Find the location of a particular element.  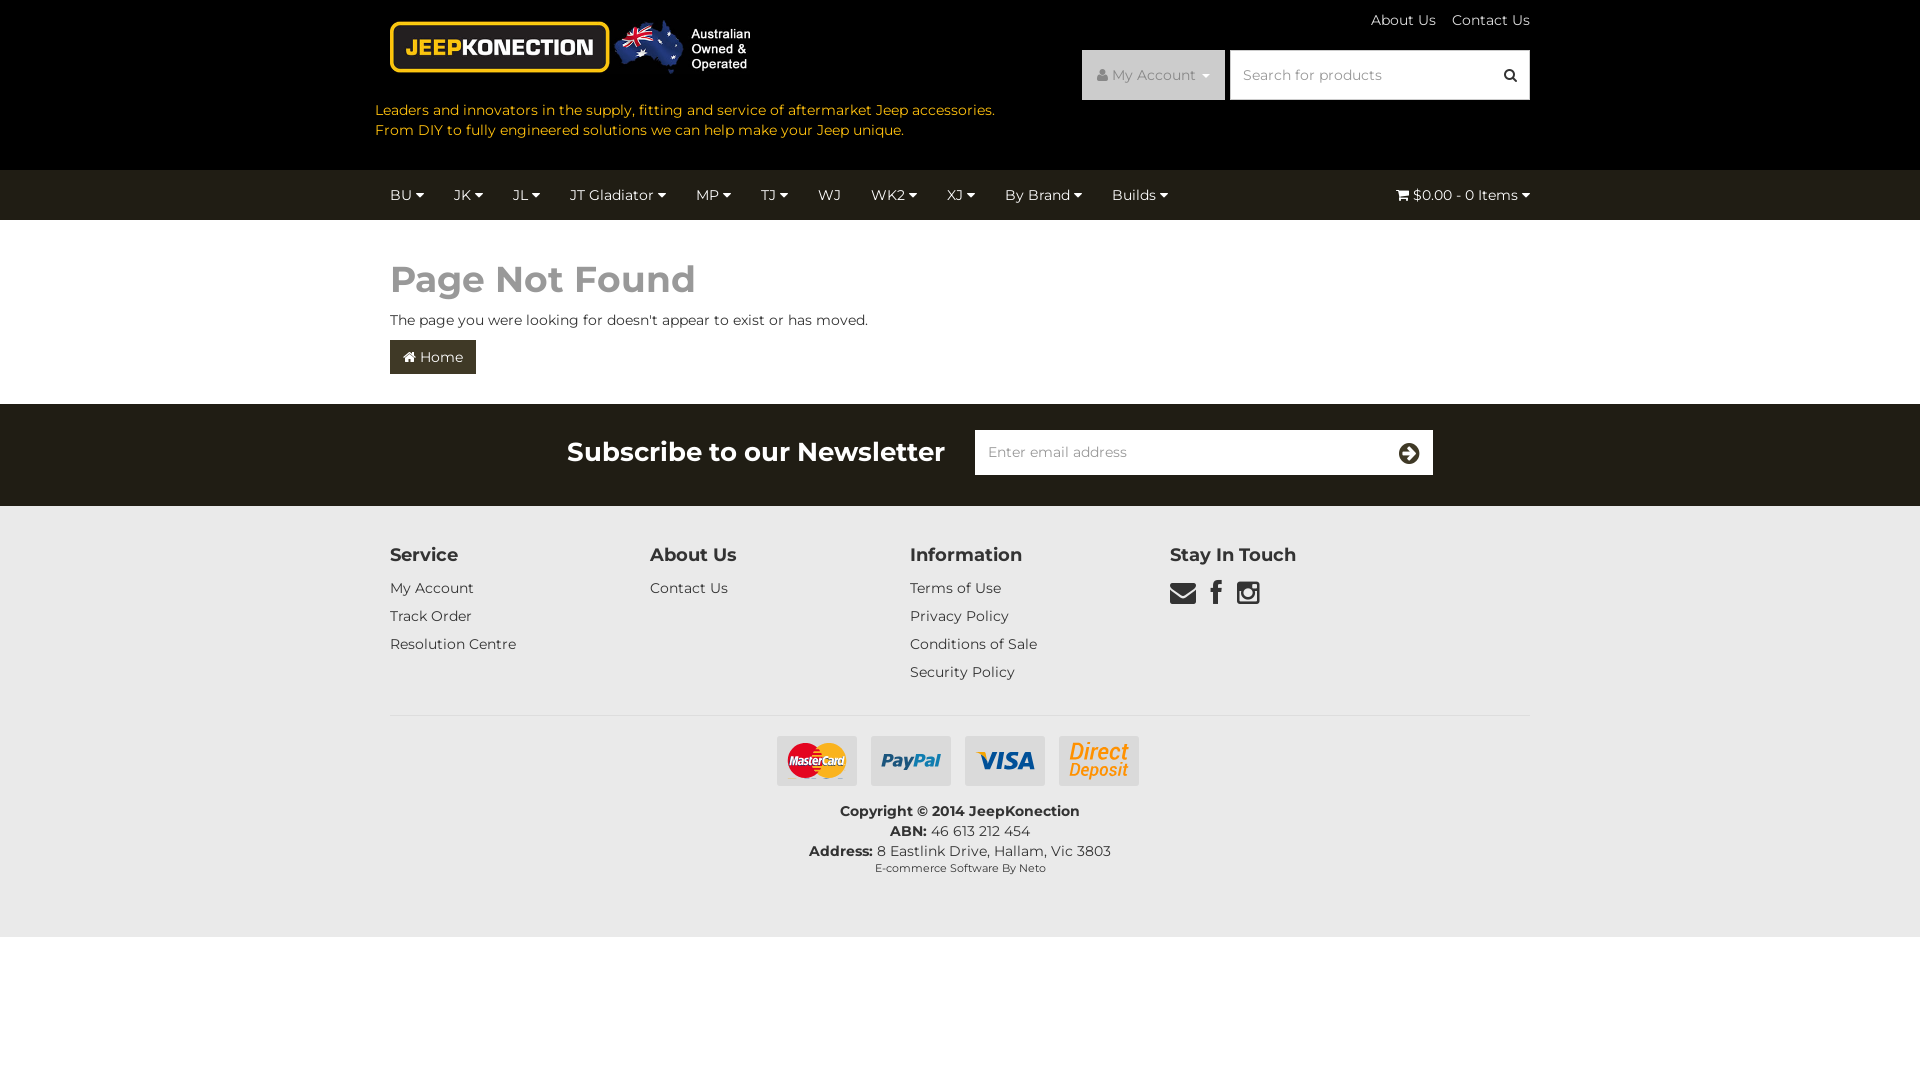

'My Account' is located at coordinates (1153, 73).